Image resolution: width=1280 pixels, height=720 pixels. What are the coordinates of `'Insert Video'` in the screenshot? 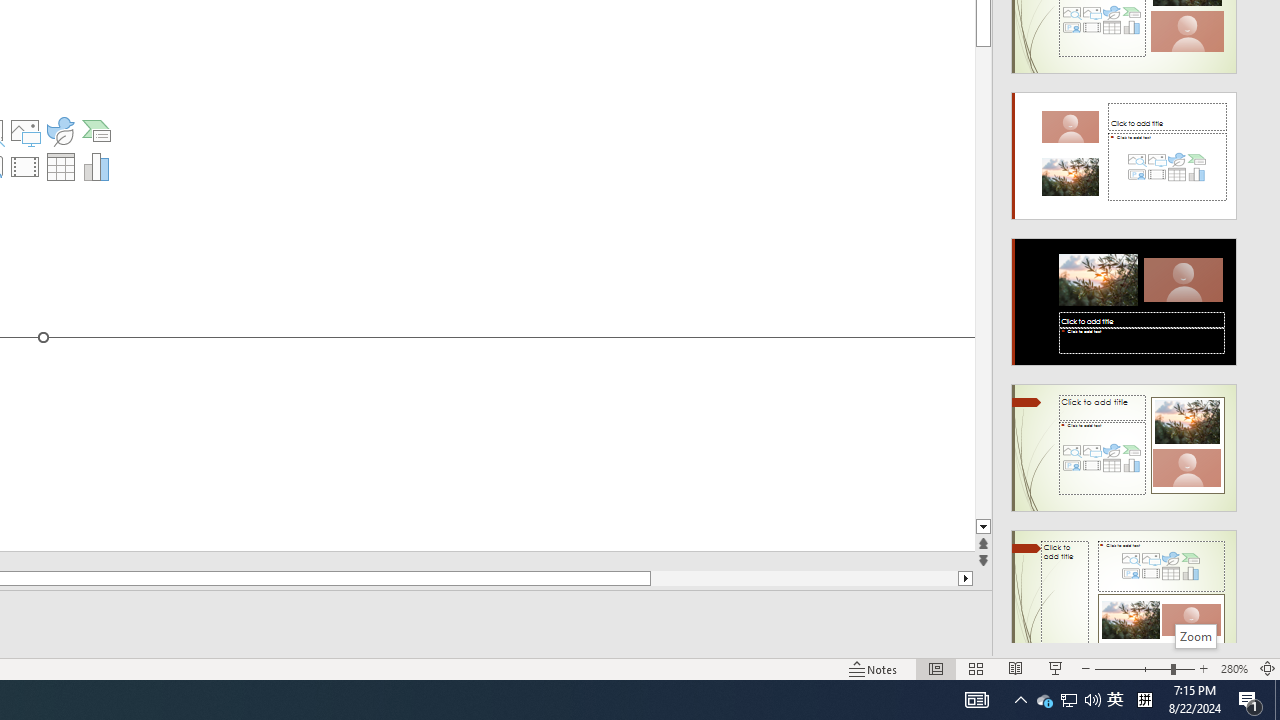 It's located at (24, 166).